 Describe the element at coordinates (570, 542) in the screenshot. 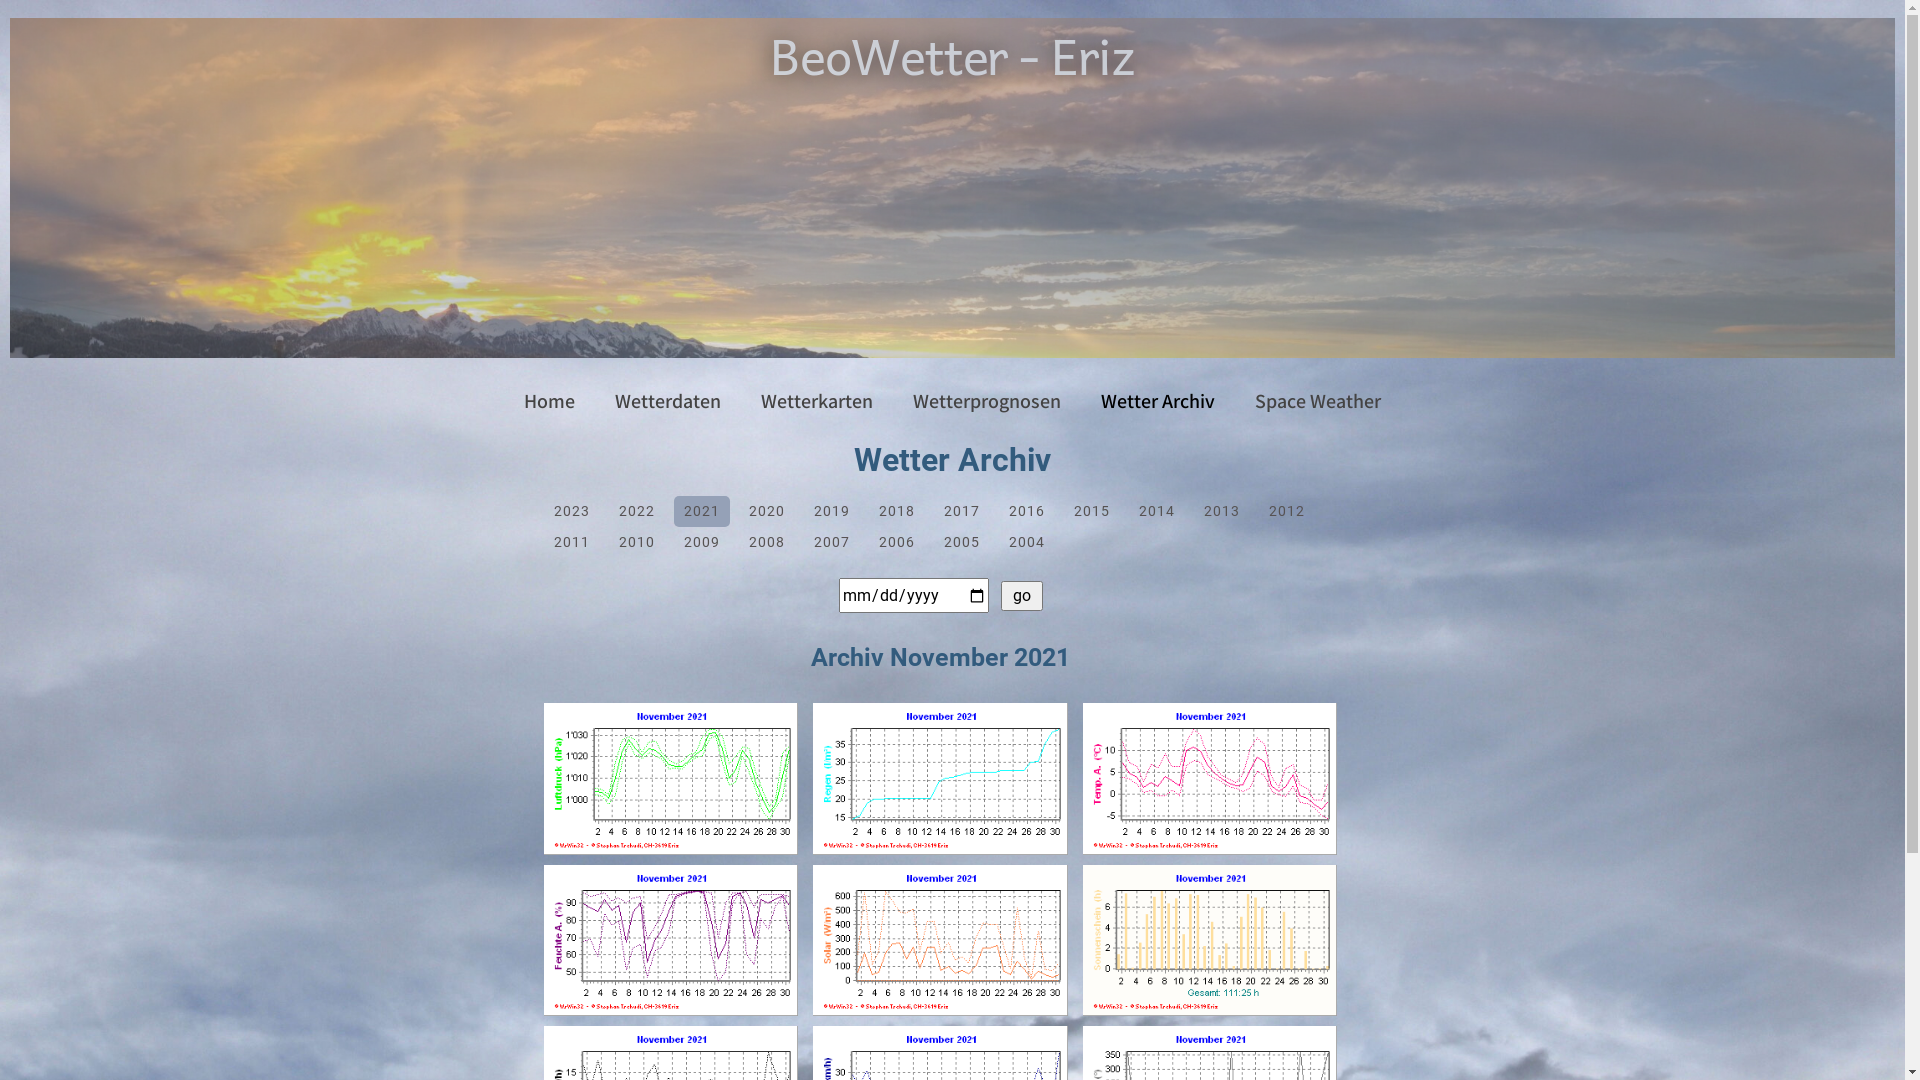

I see `'2011'` at that location.